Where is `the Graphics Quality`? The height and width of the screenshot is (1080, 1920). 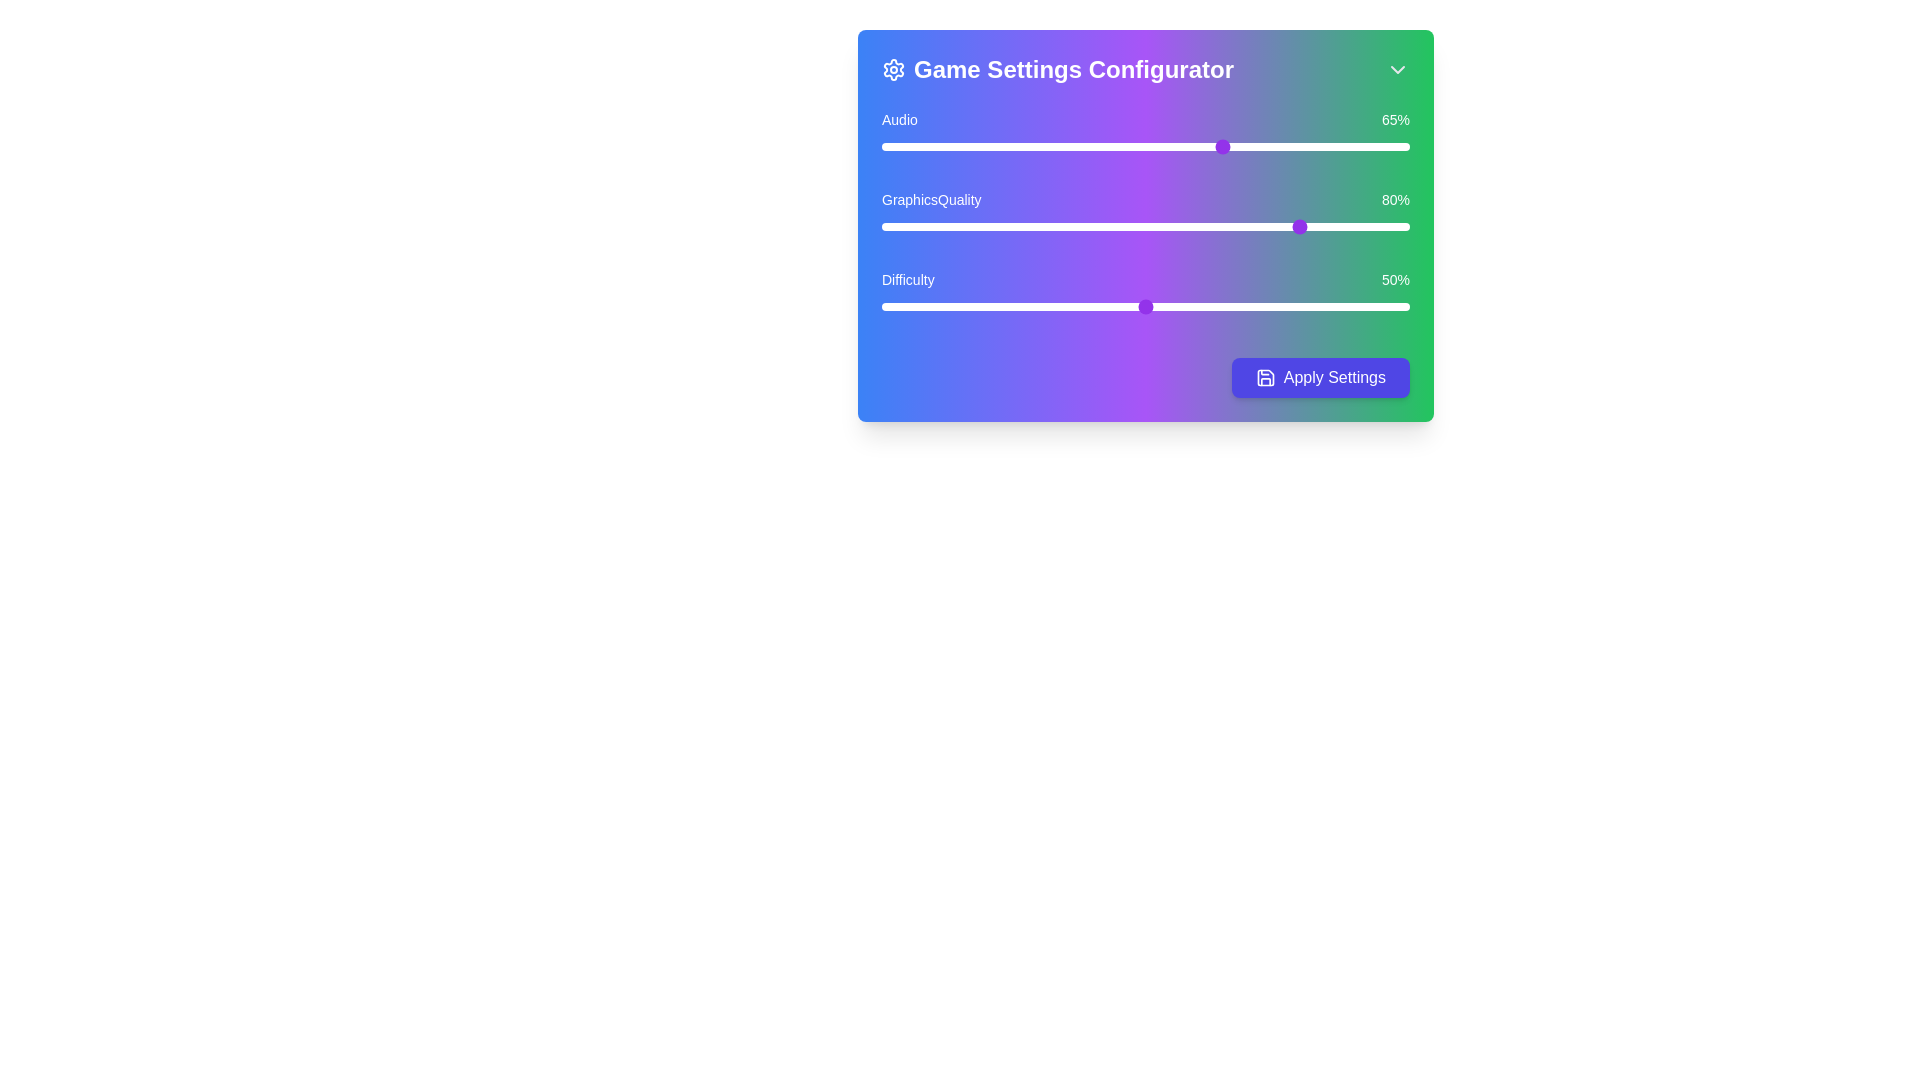
the Graphics Quality is located at coordinates (896, 226).